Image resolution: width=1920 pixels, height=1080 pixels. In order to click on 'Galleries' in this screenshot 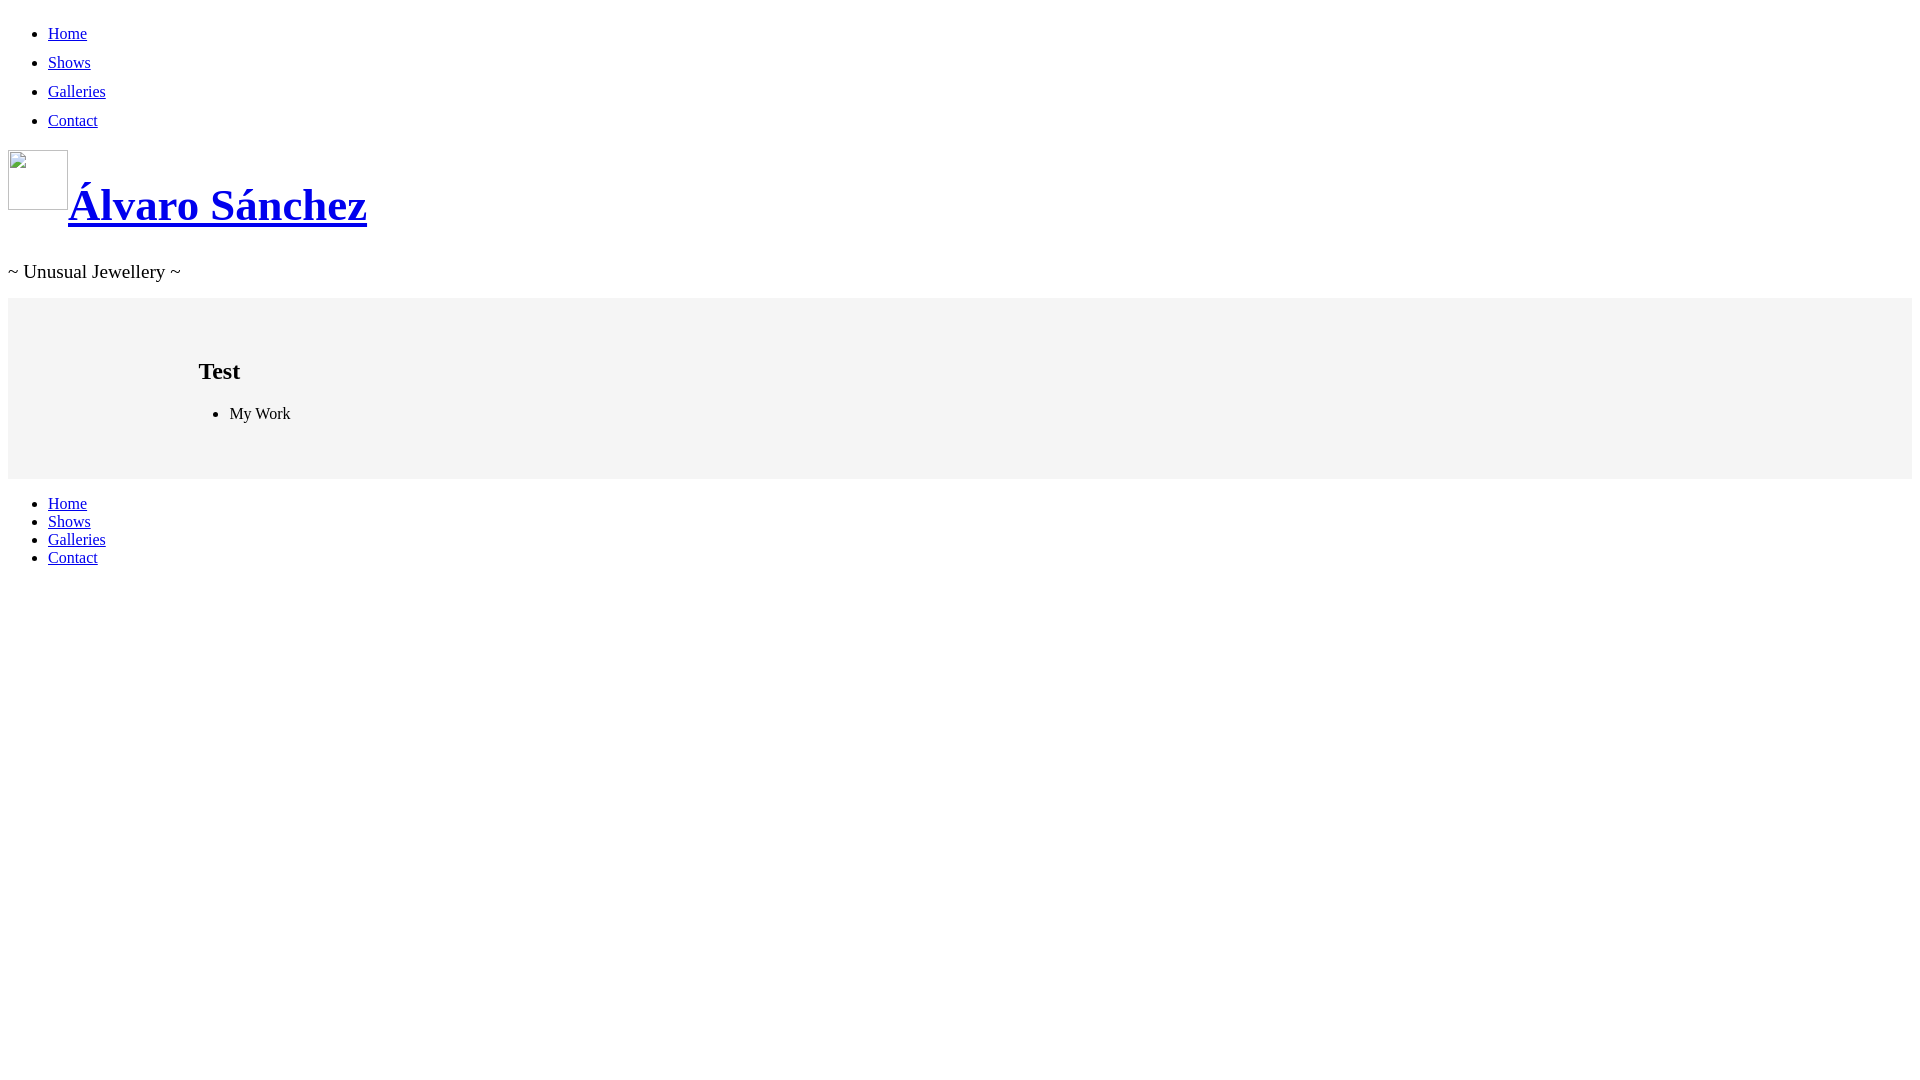, I will do `click(48, 538)`.